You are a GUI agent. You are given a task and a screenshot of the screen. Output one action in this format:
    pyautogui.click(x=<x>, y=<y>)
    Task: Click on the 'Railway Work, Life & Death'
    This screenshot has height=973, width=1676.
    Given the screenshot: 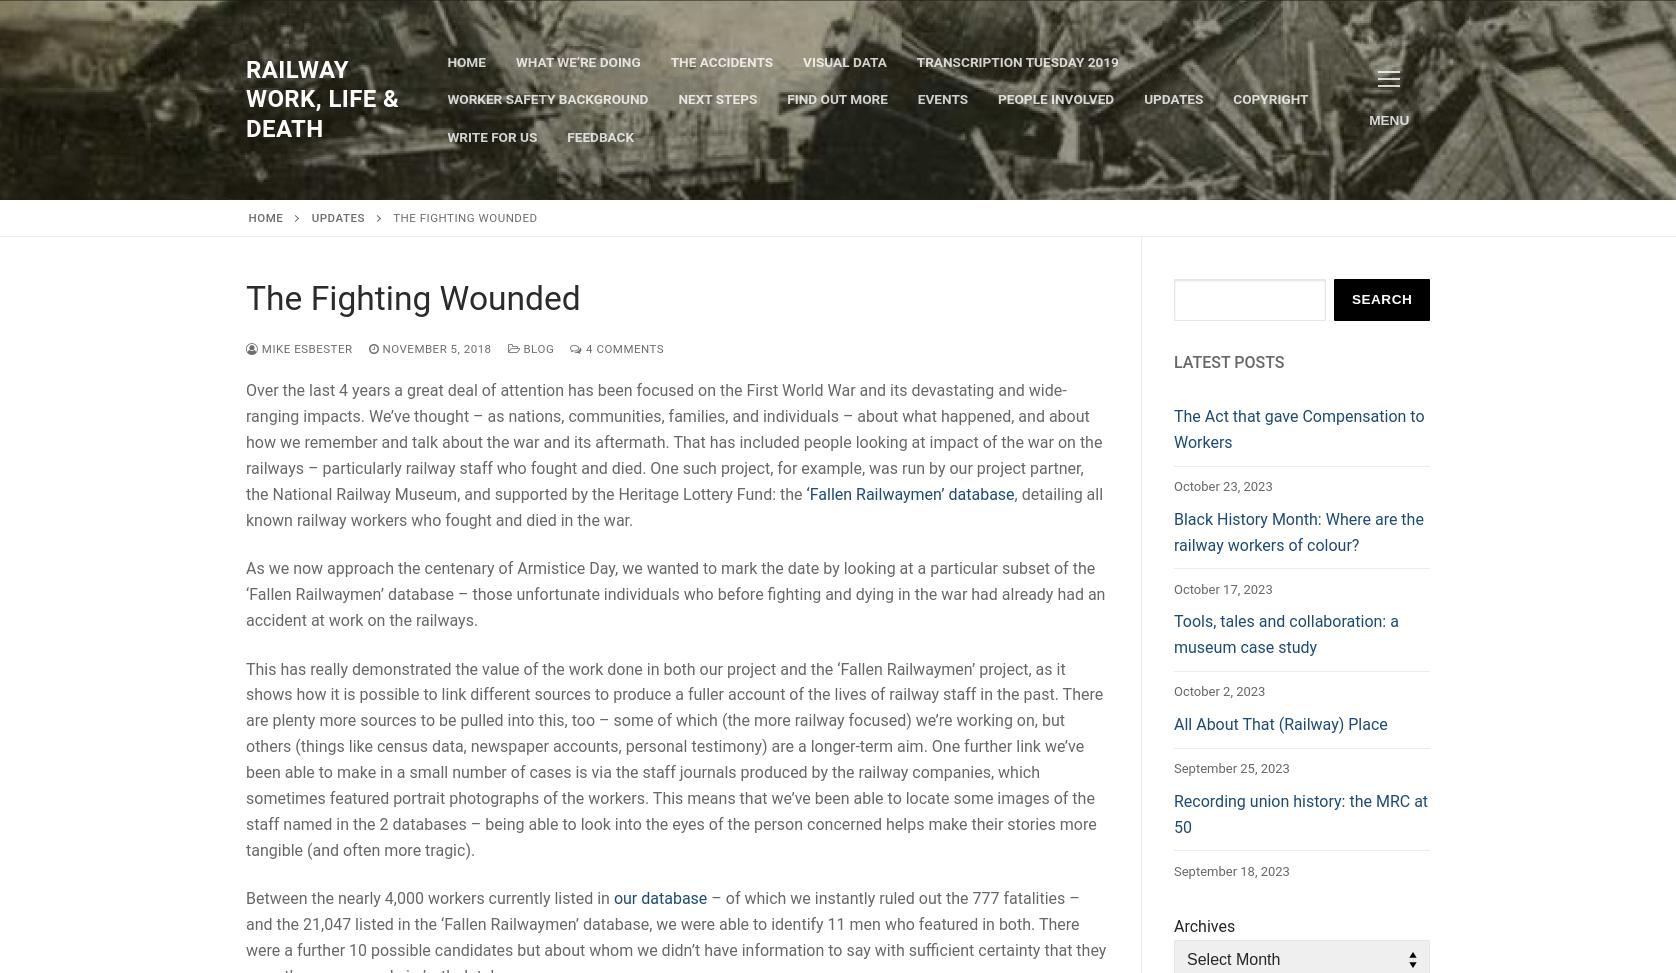 What is the action you would take?
    pyautogui.click(x=321, y=97)
    